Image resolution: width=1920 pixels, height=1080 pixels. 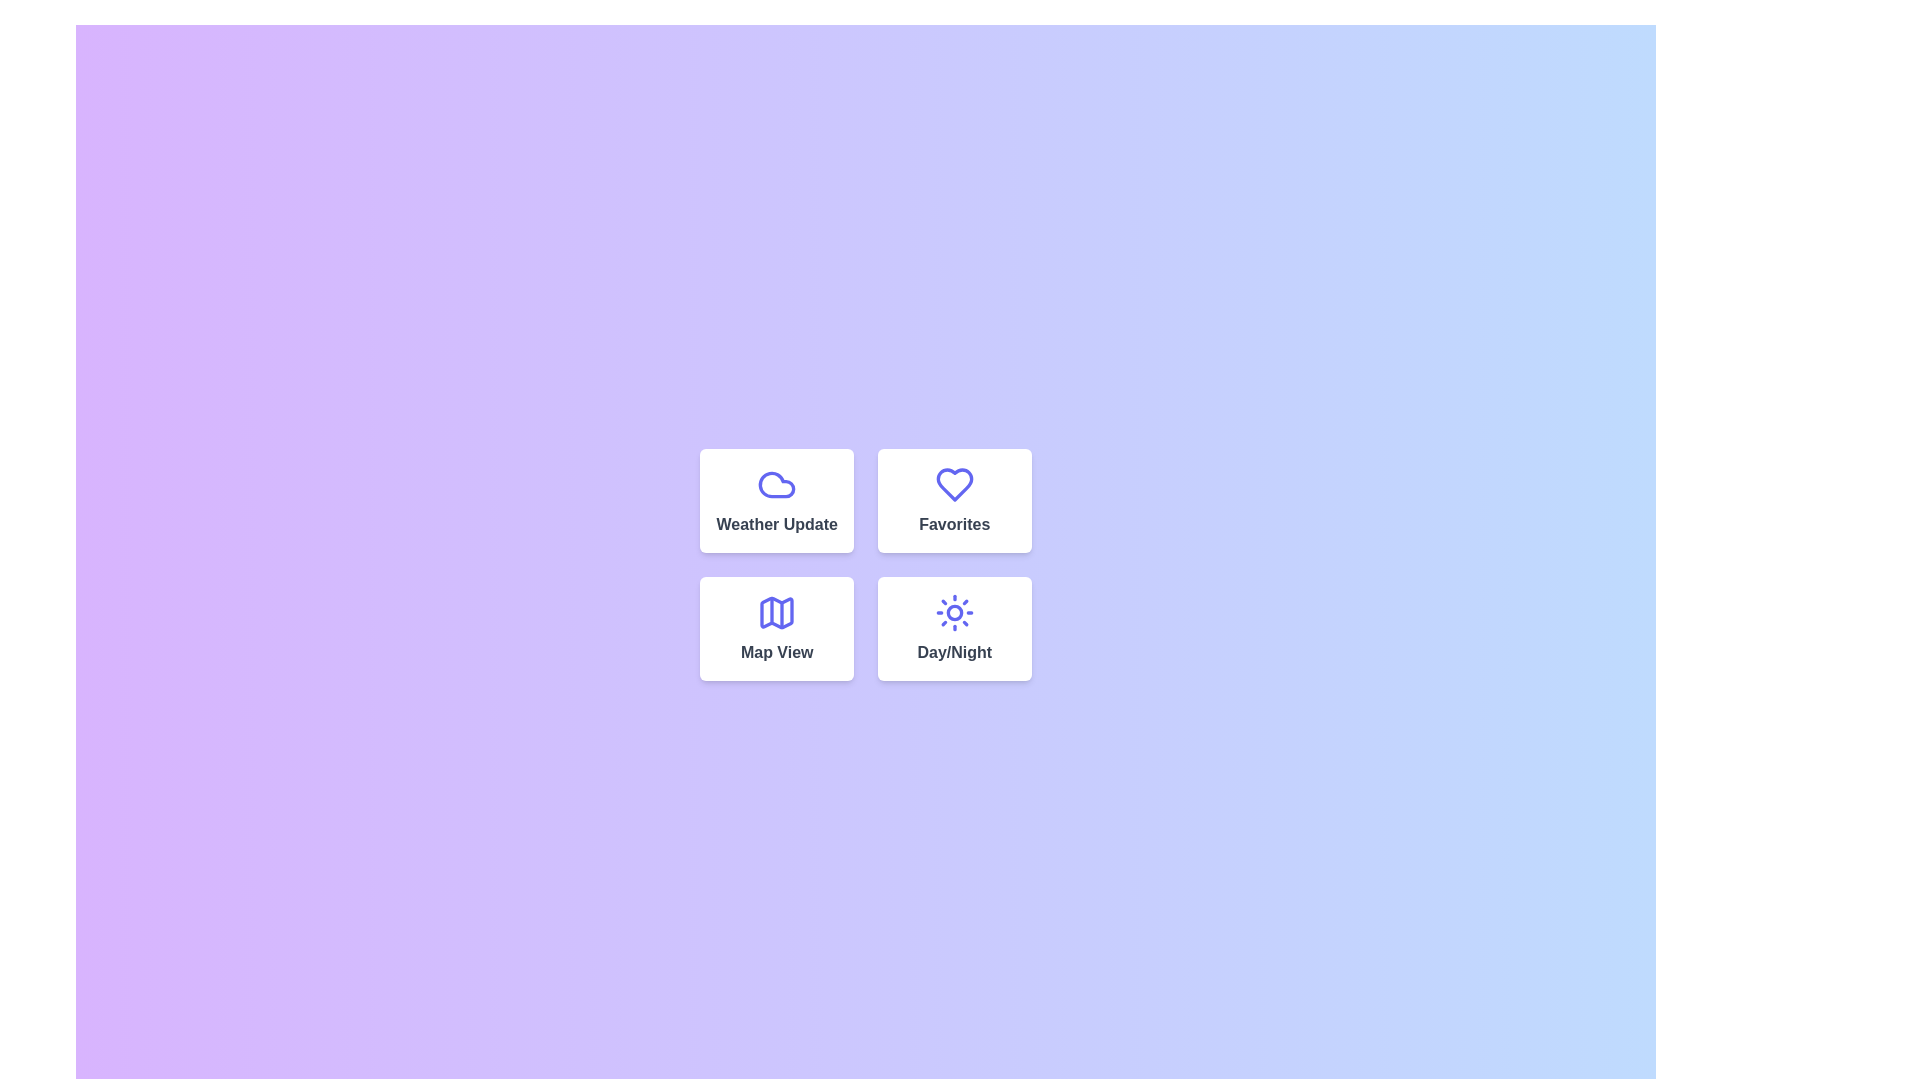 I want to click on the Interactive card titled 'Weather Update', which features a cloud icon at the top center and is styled with a white background and rounded corners, so click(x=776, y=500).